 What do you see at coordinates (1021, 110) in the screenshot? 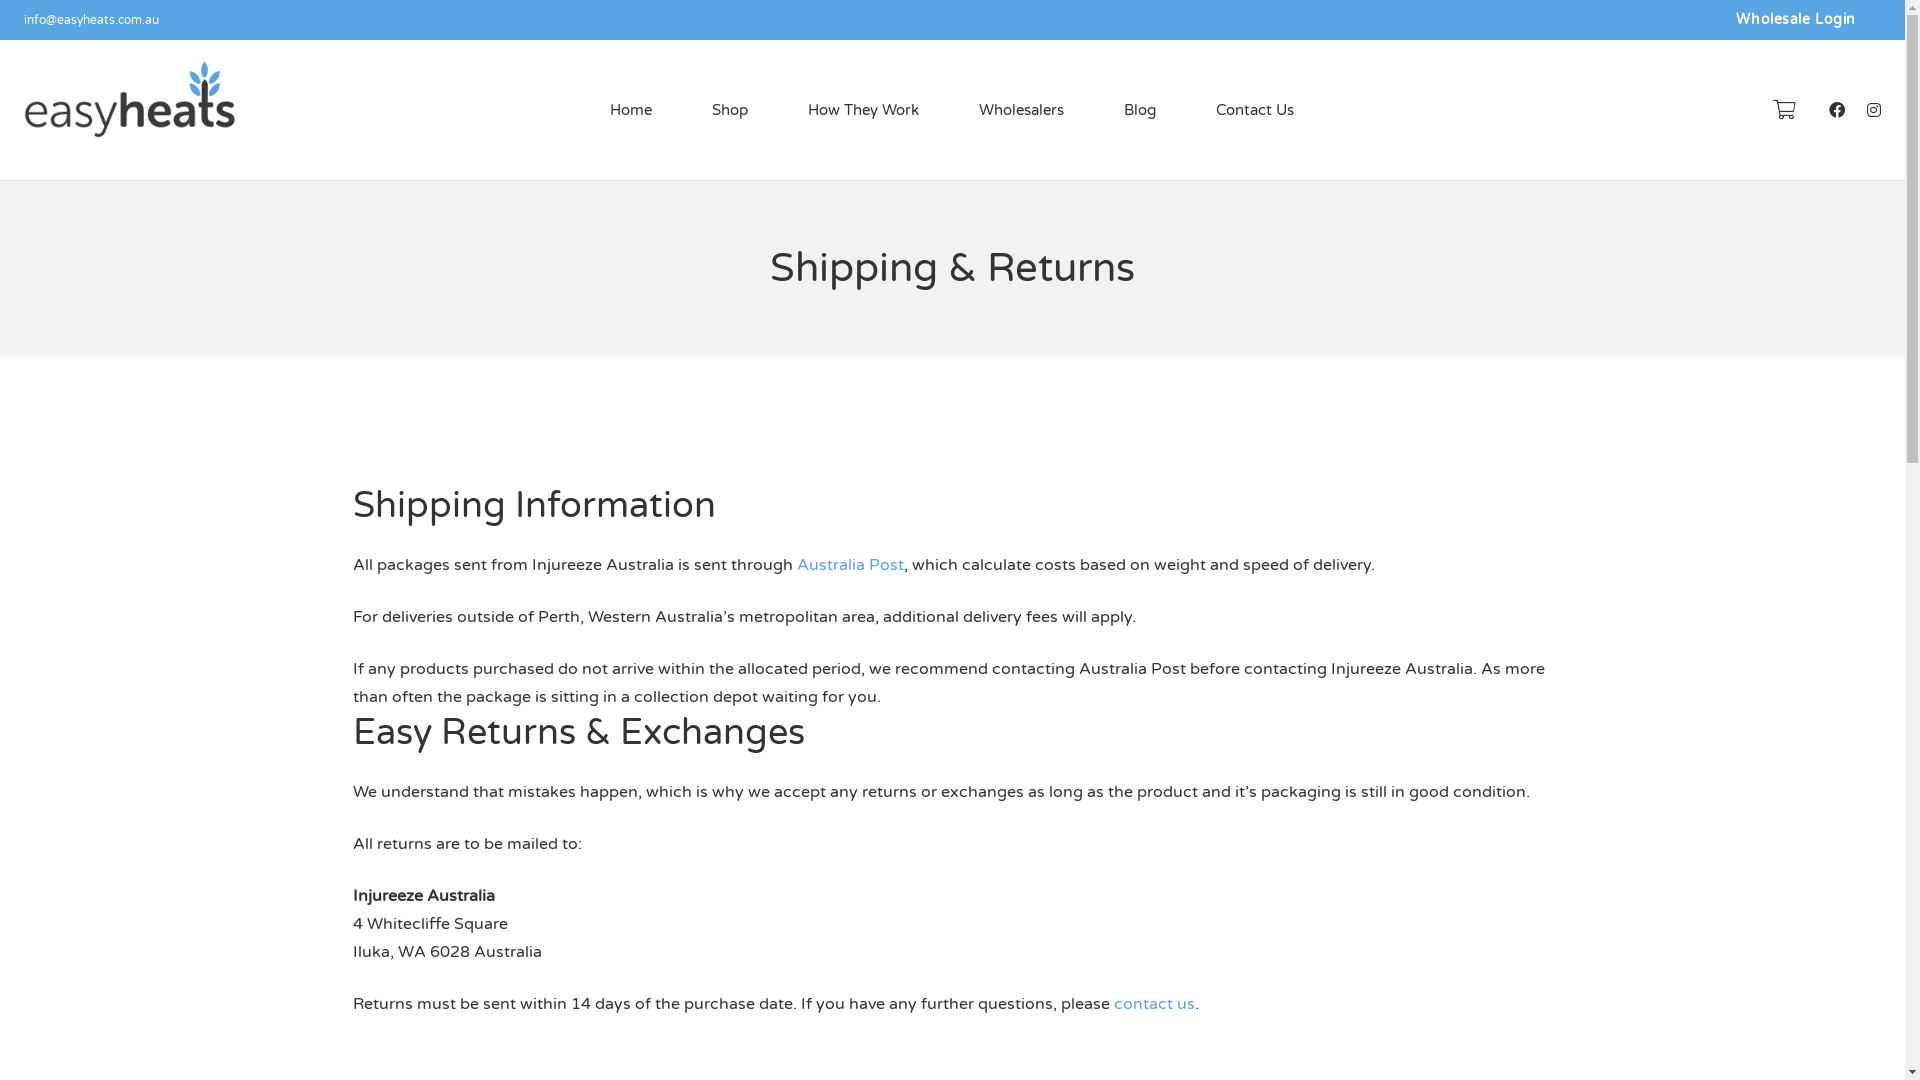
I see `'Wholesalers'` at bounding box center [1021, 110].